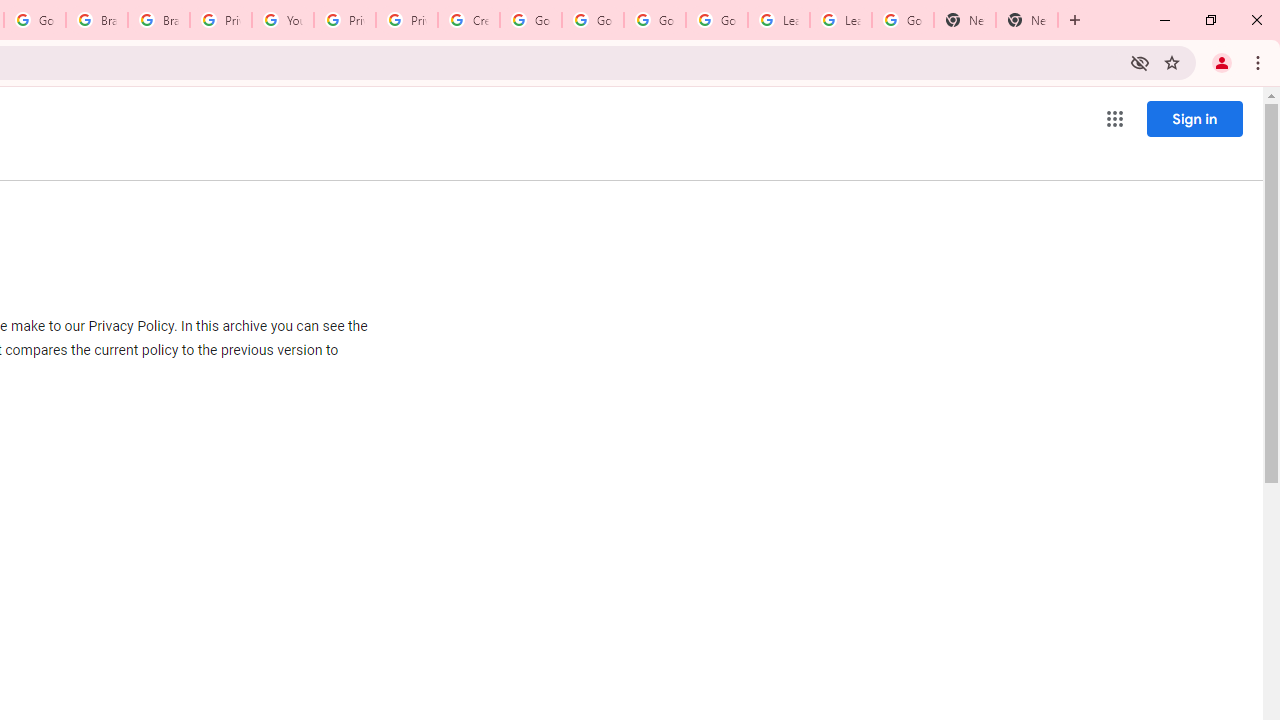 Image resolution: width=1280 pixels, height=720 pixels. What do you see at coordinates (468, 20) in the screenshot?
I see `'Create your Google Account'` at bounding box center [468, 20].